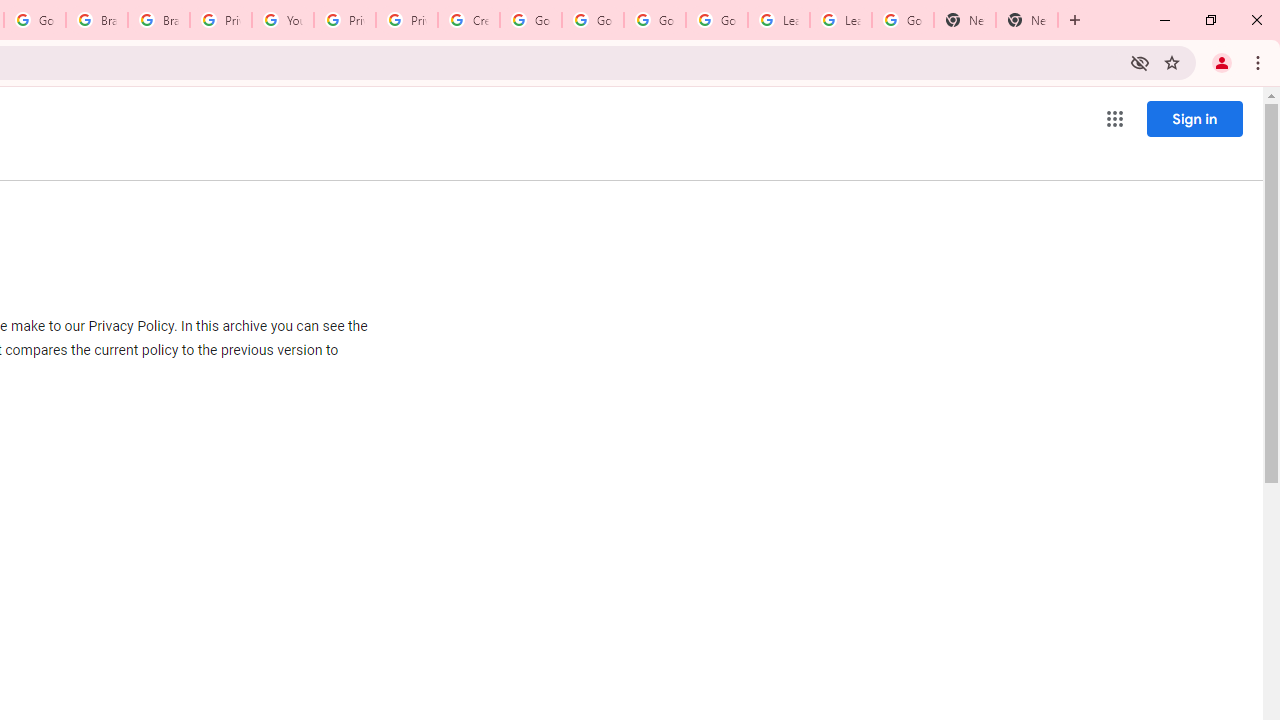 Image resolution: width=1280 pixels, height=720 pixels. What do you see at coordinates (468, 20) in the screenshot?
I see `'Create your Google Account'` at bounding box center [468, 20].